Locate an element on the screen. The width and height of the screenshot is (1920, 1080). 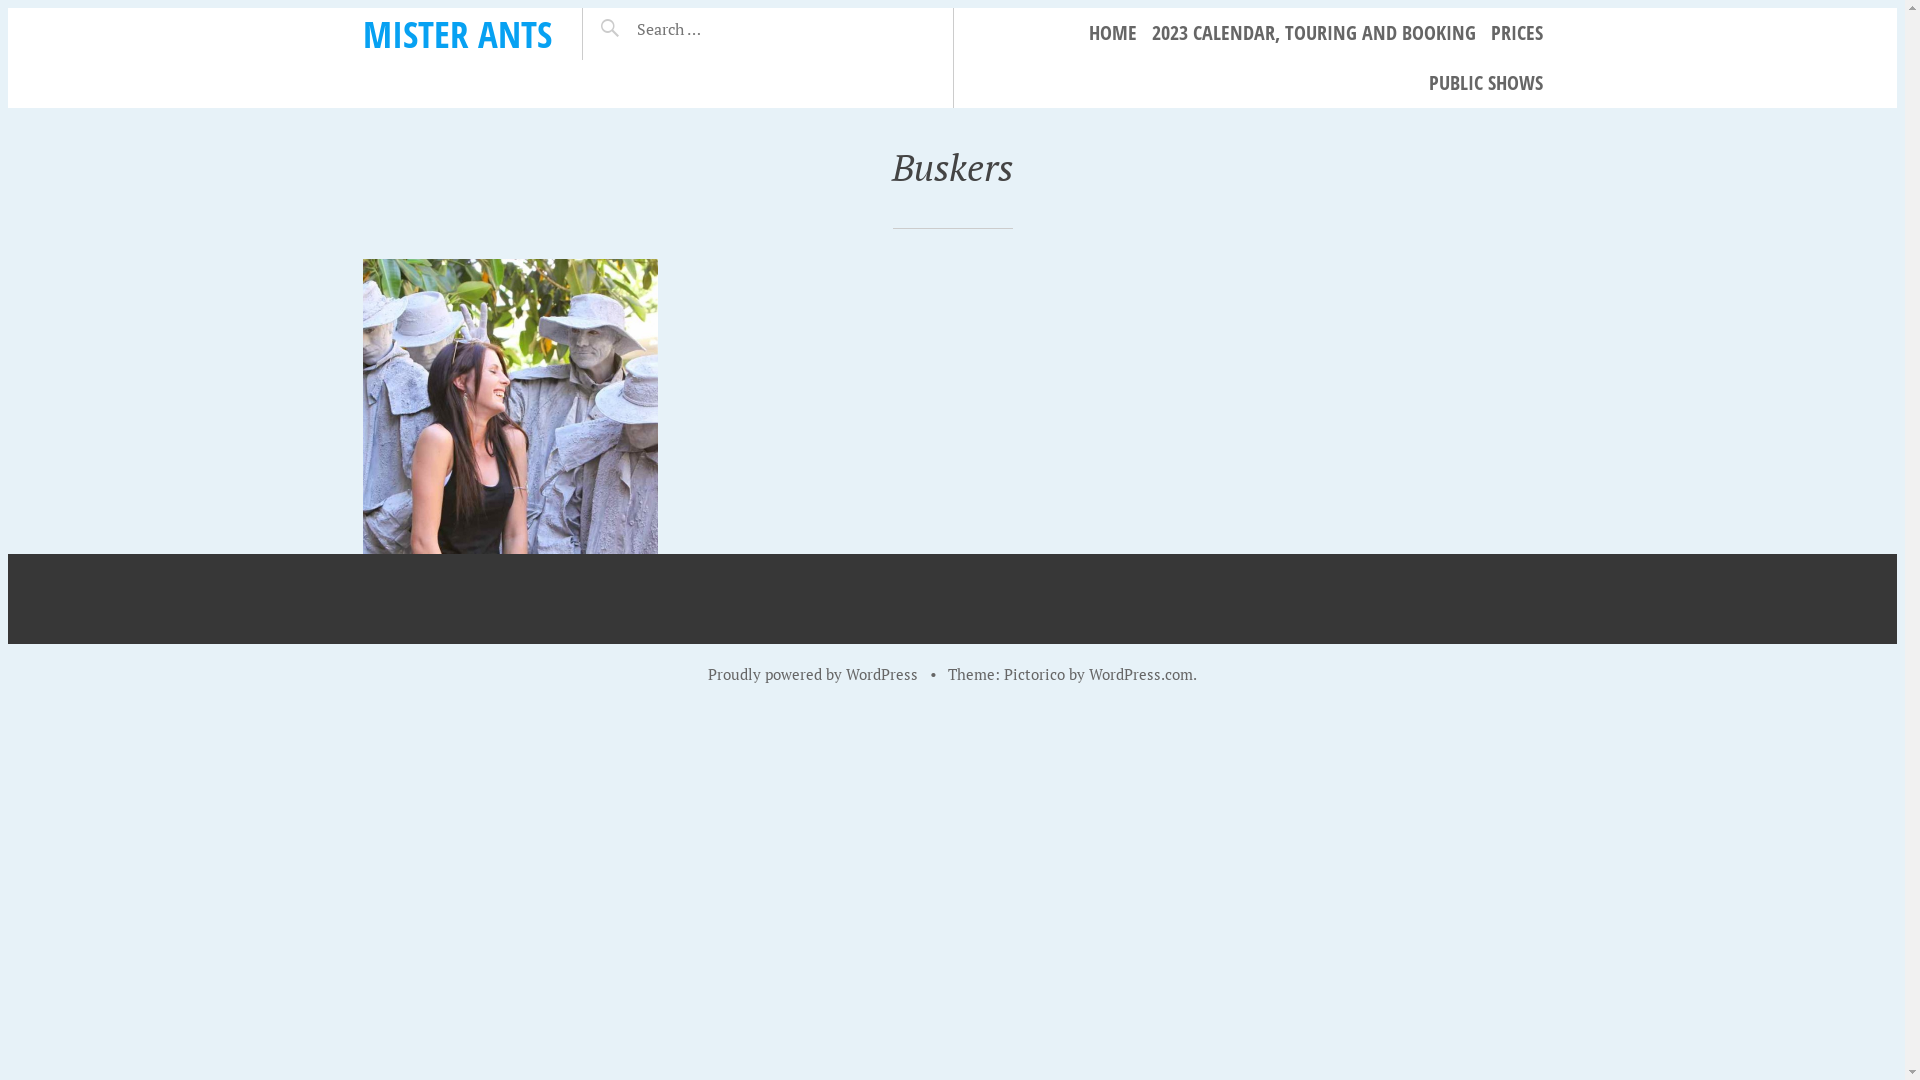
'HOME' is located at coordinates (1111, 33).